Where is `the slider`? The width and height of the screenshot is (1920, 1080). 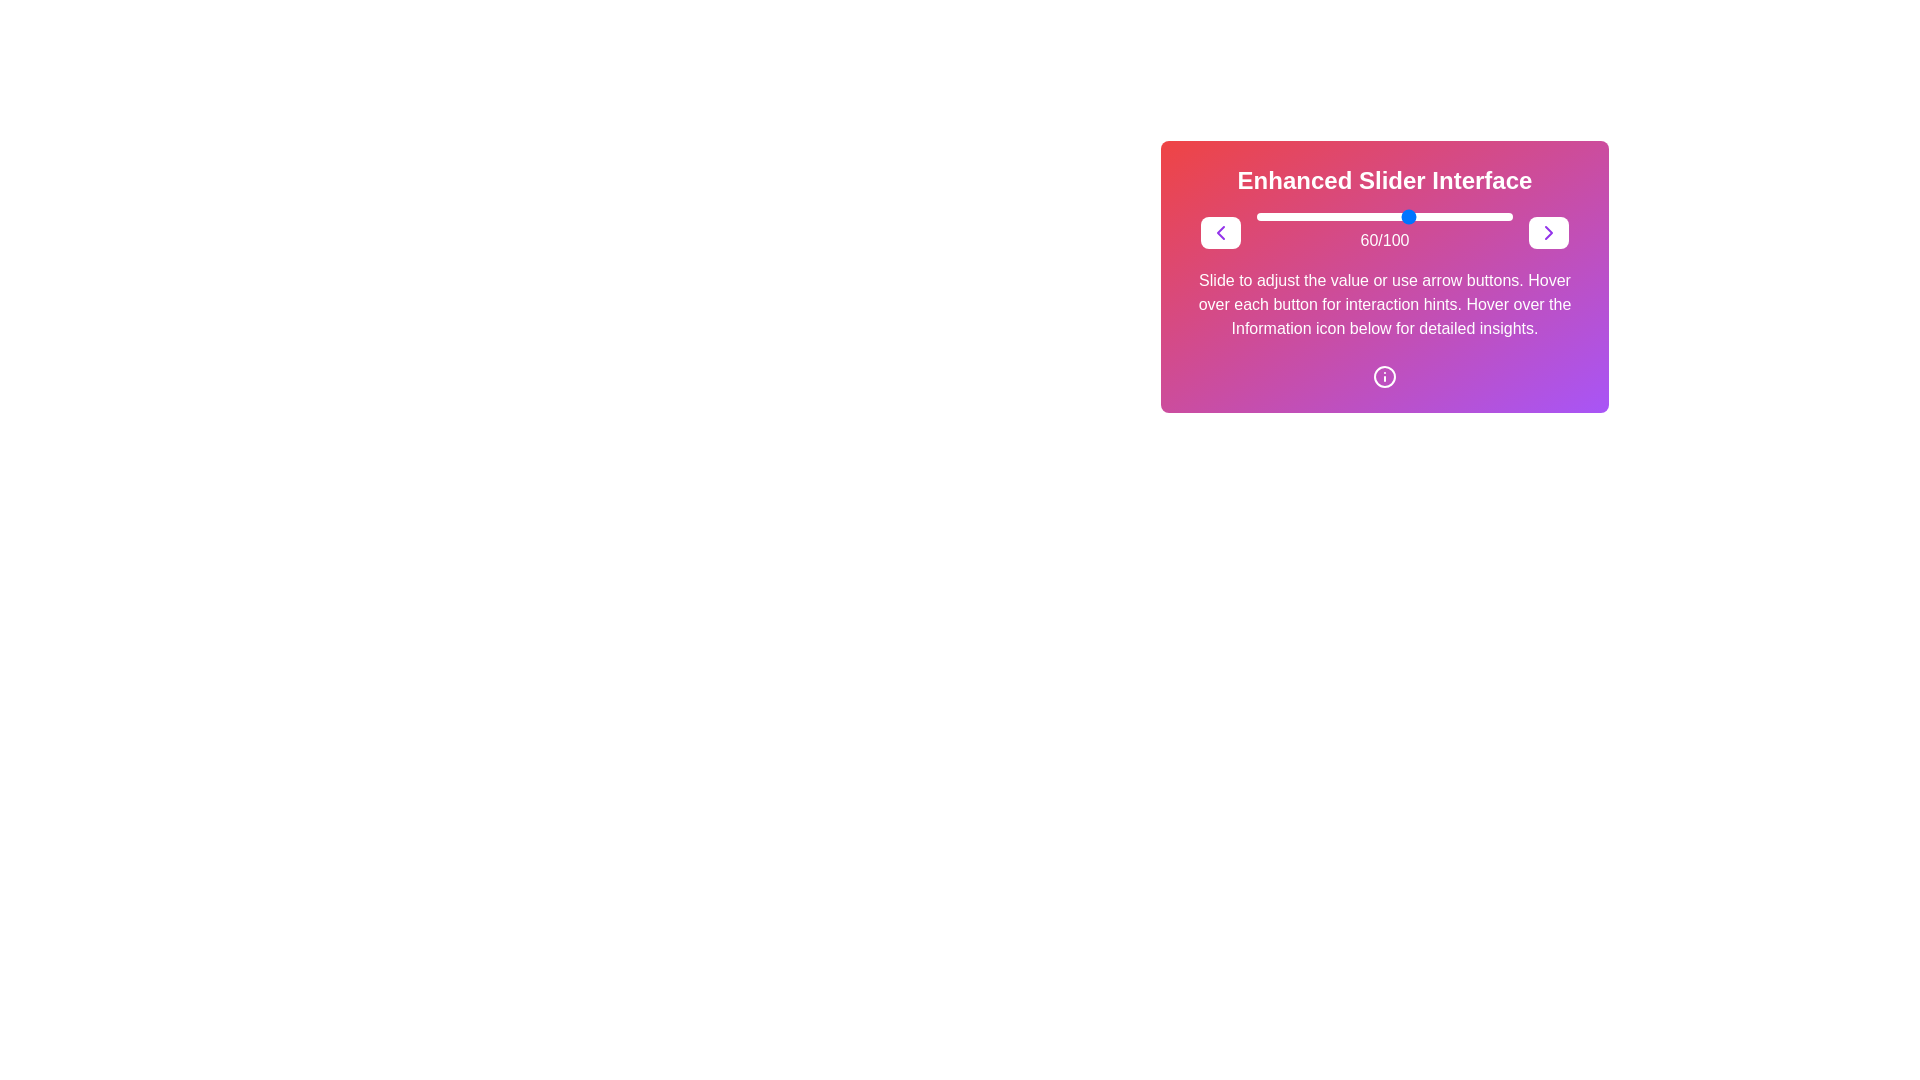 the slider is located at coordinates (1273, 216).